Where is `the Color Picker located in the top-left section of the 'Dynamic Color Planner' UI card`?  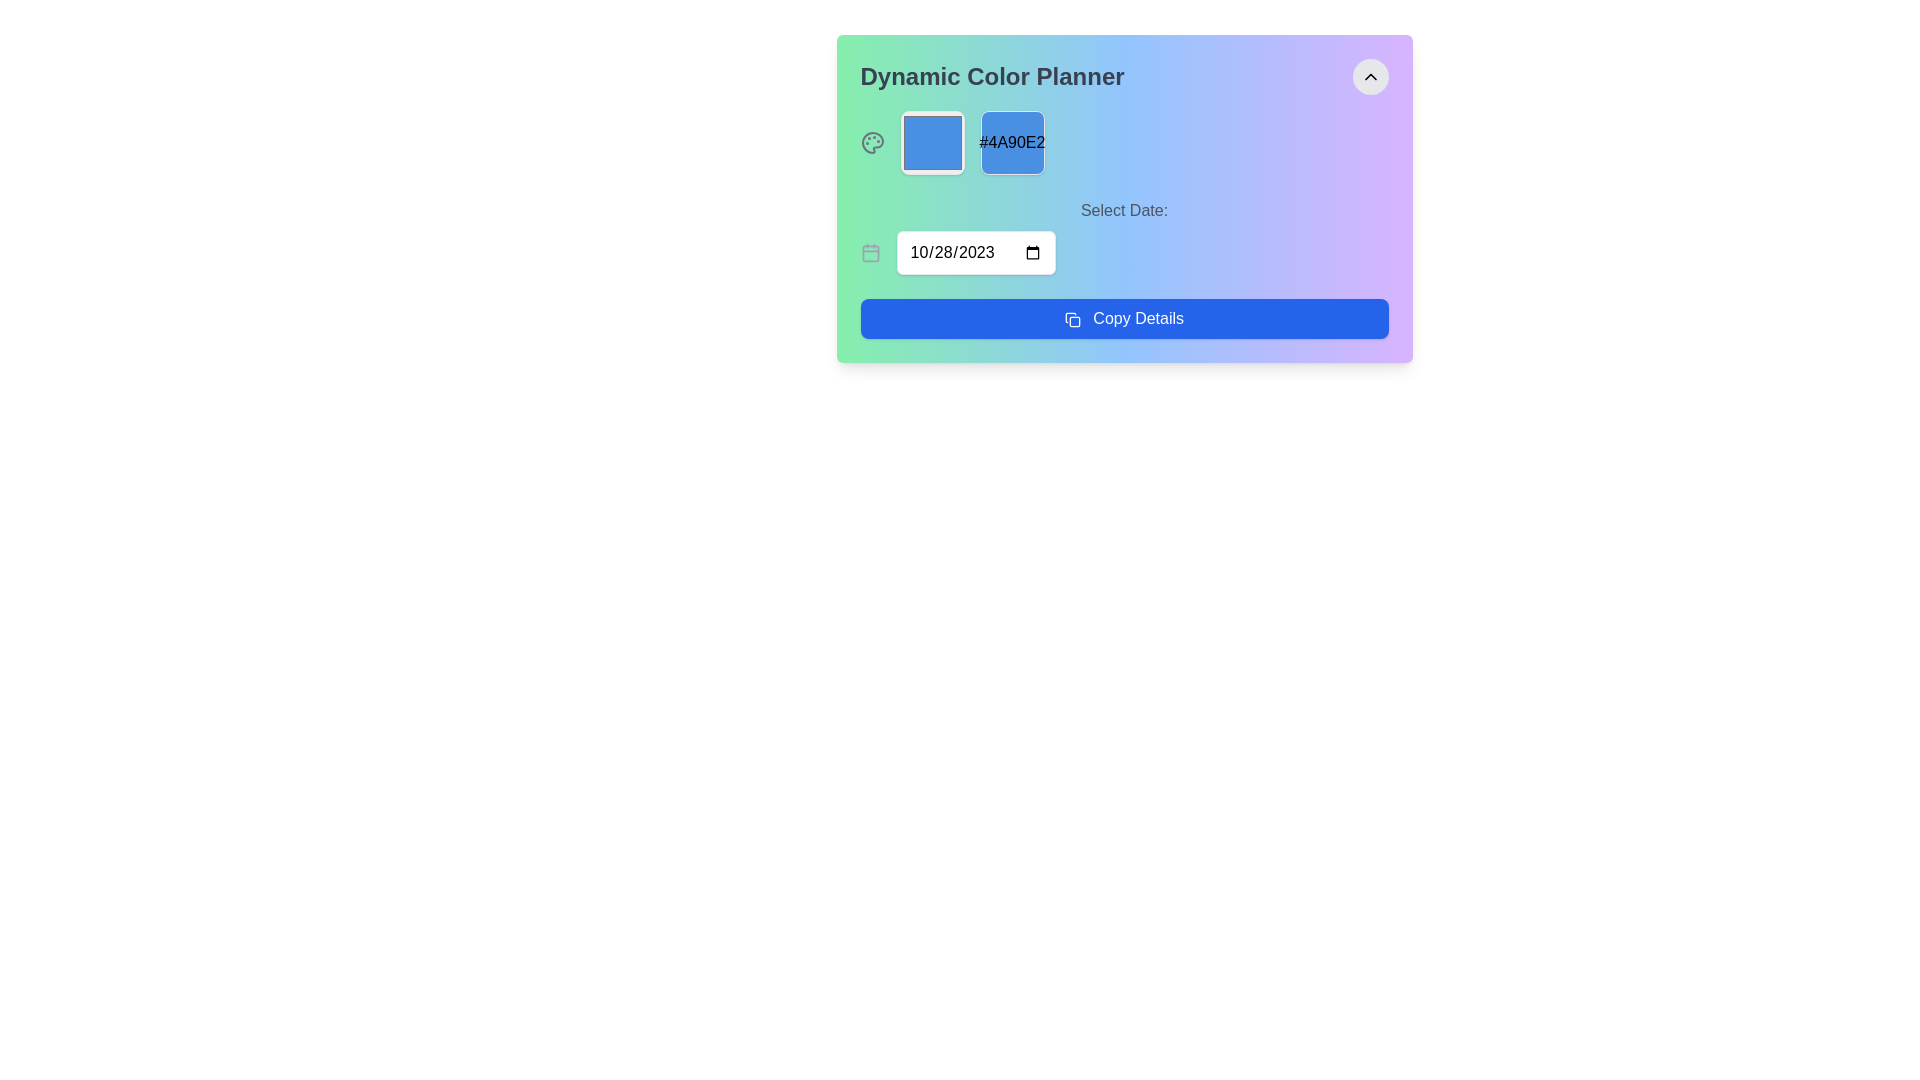 the Color Picker located in the top-left section of the 'Dynamic Color Planner' UI card is located at coordinates (931, 141).